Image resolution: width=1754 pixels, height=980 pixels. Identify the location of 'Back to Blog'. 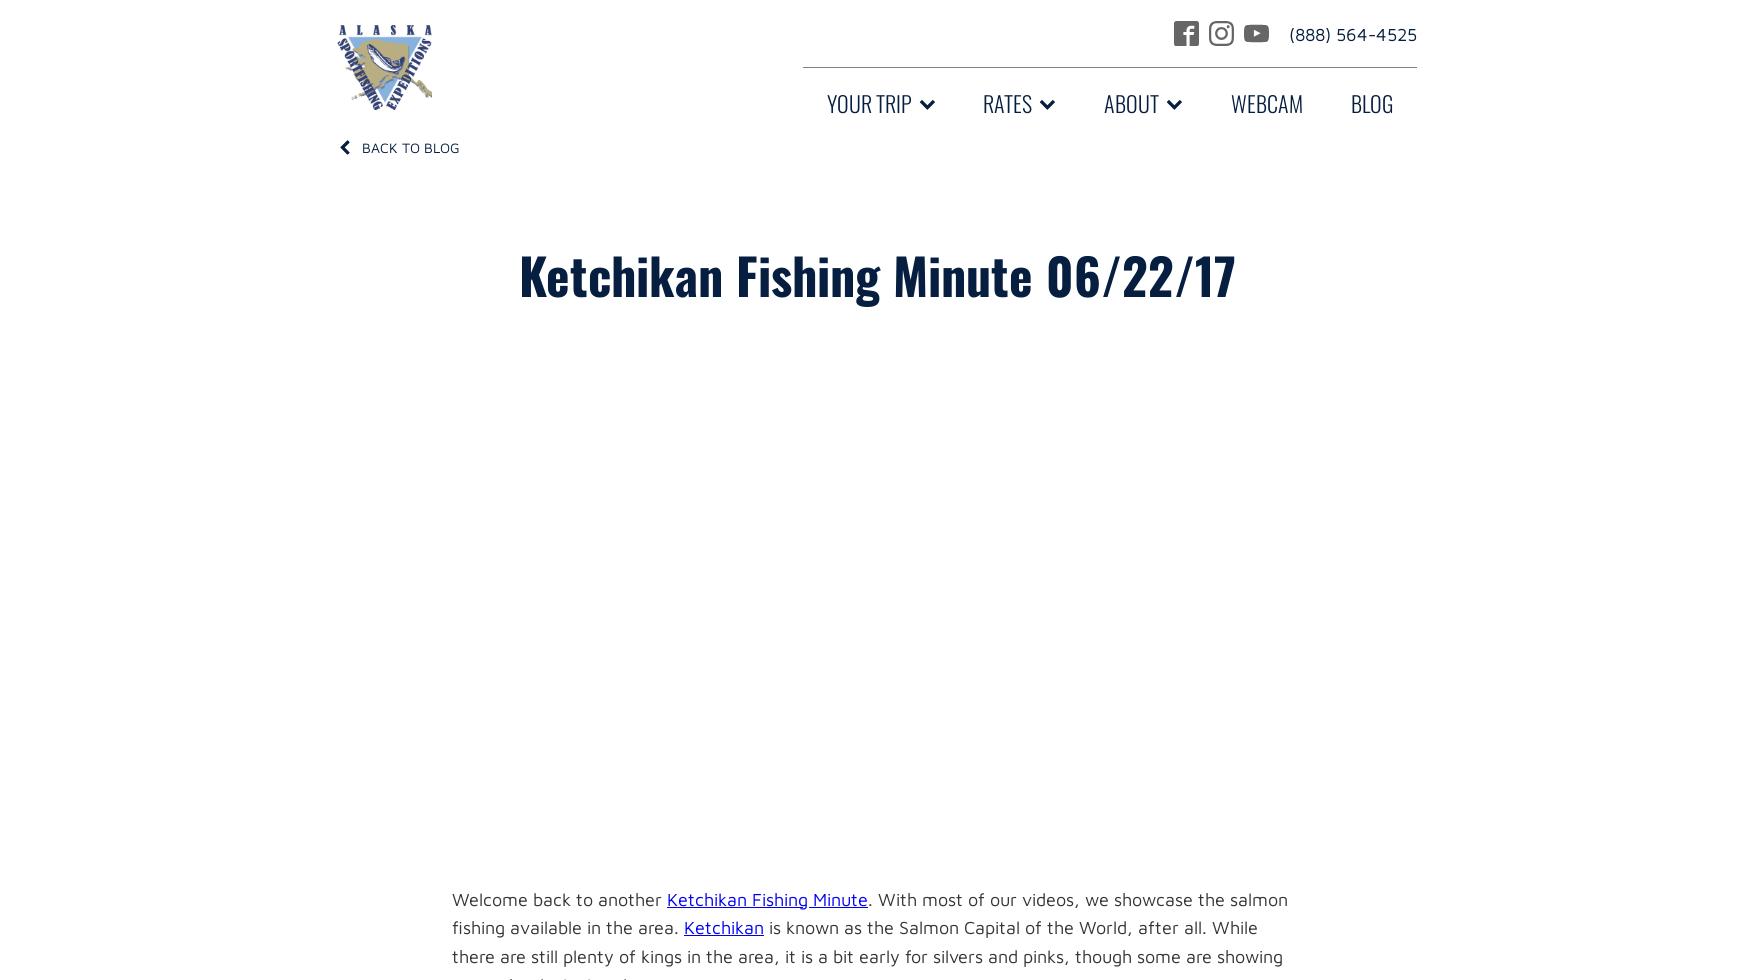
(410, 146).